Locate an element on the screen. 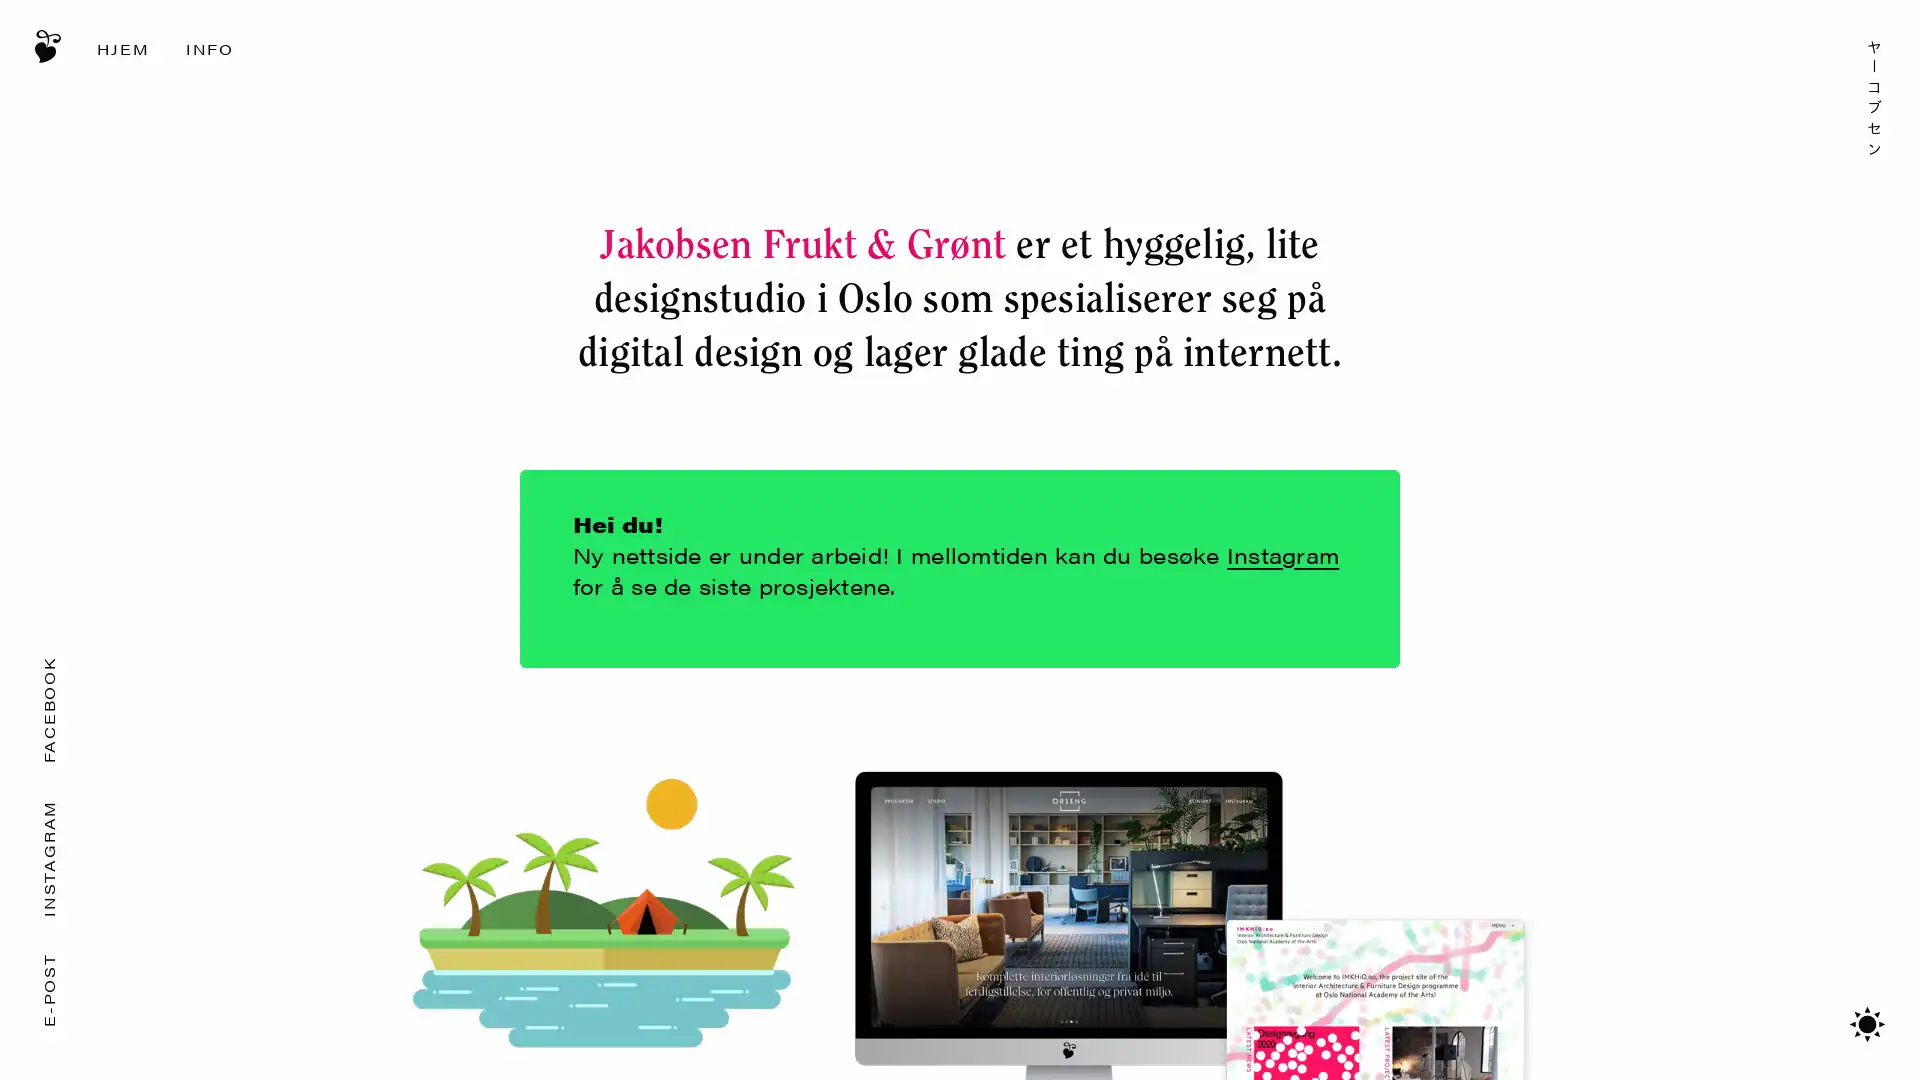  Bytt mellom mrkt/lyst tema is located at coordinates (1865, 1025).